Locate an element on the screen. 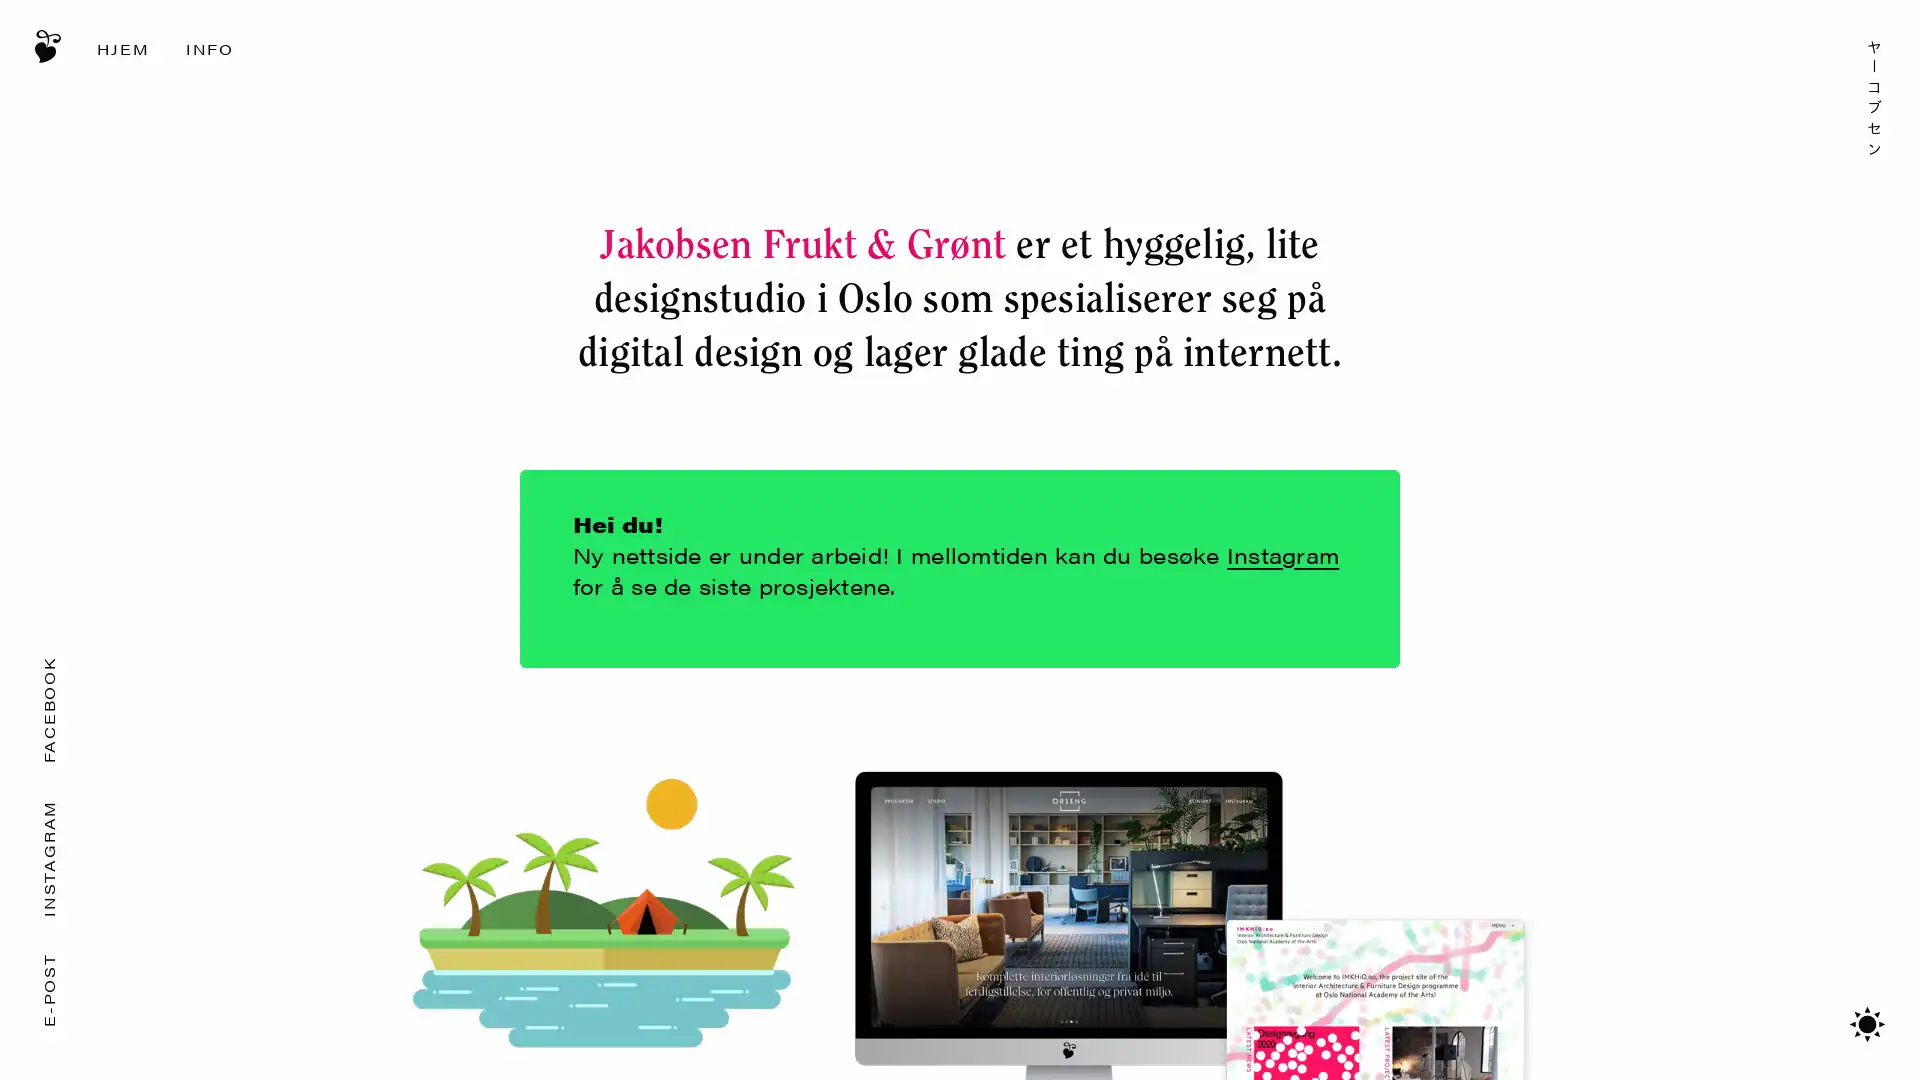  Bytt mellom mrkt/lyst tema is located at coordinates (1865, 1025).